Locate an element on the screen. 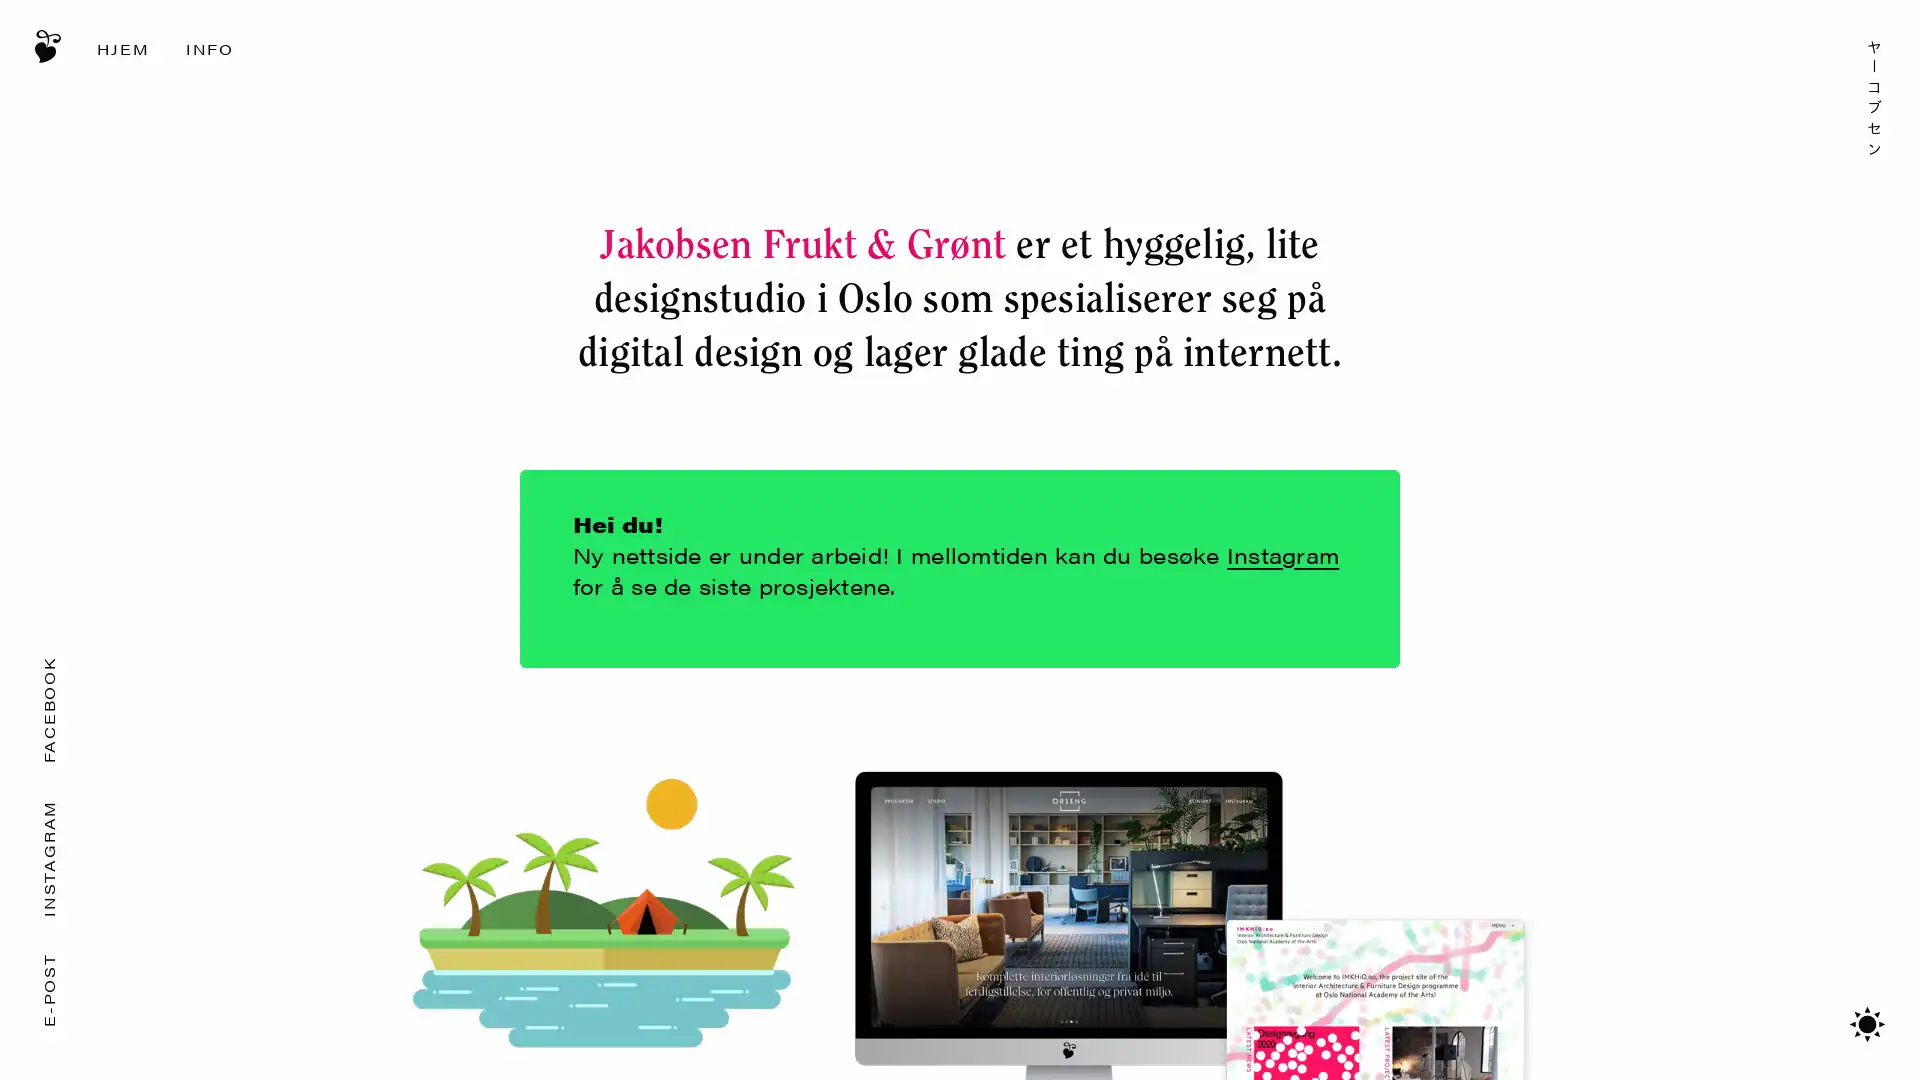  Bytt mellom mrkt/lyst tema is located at coordinates (1865, 1025).